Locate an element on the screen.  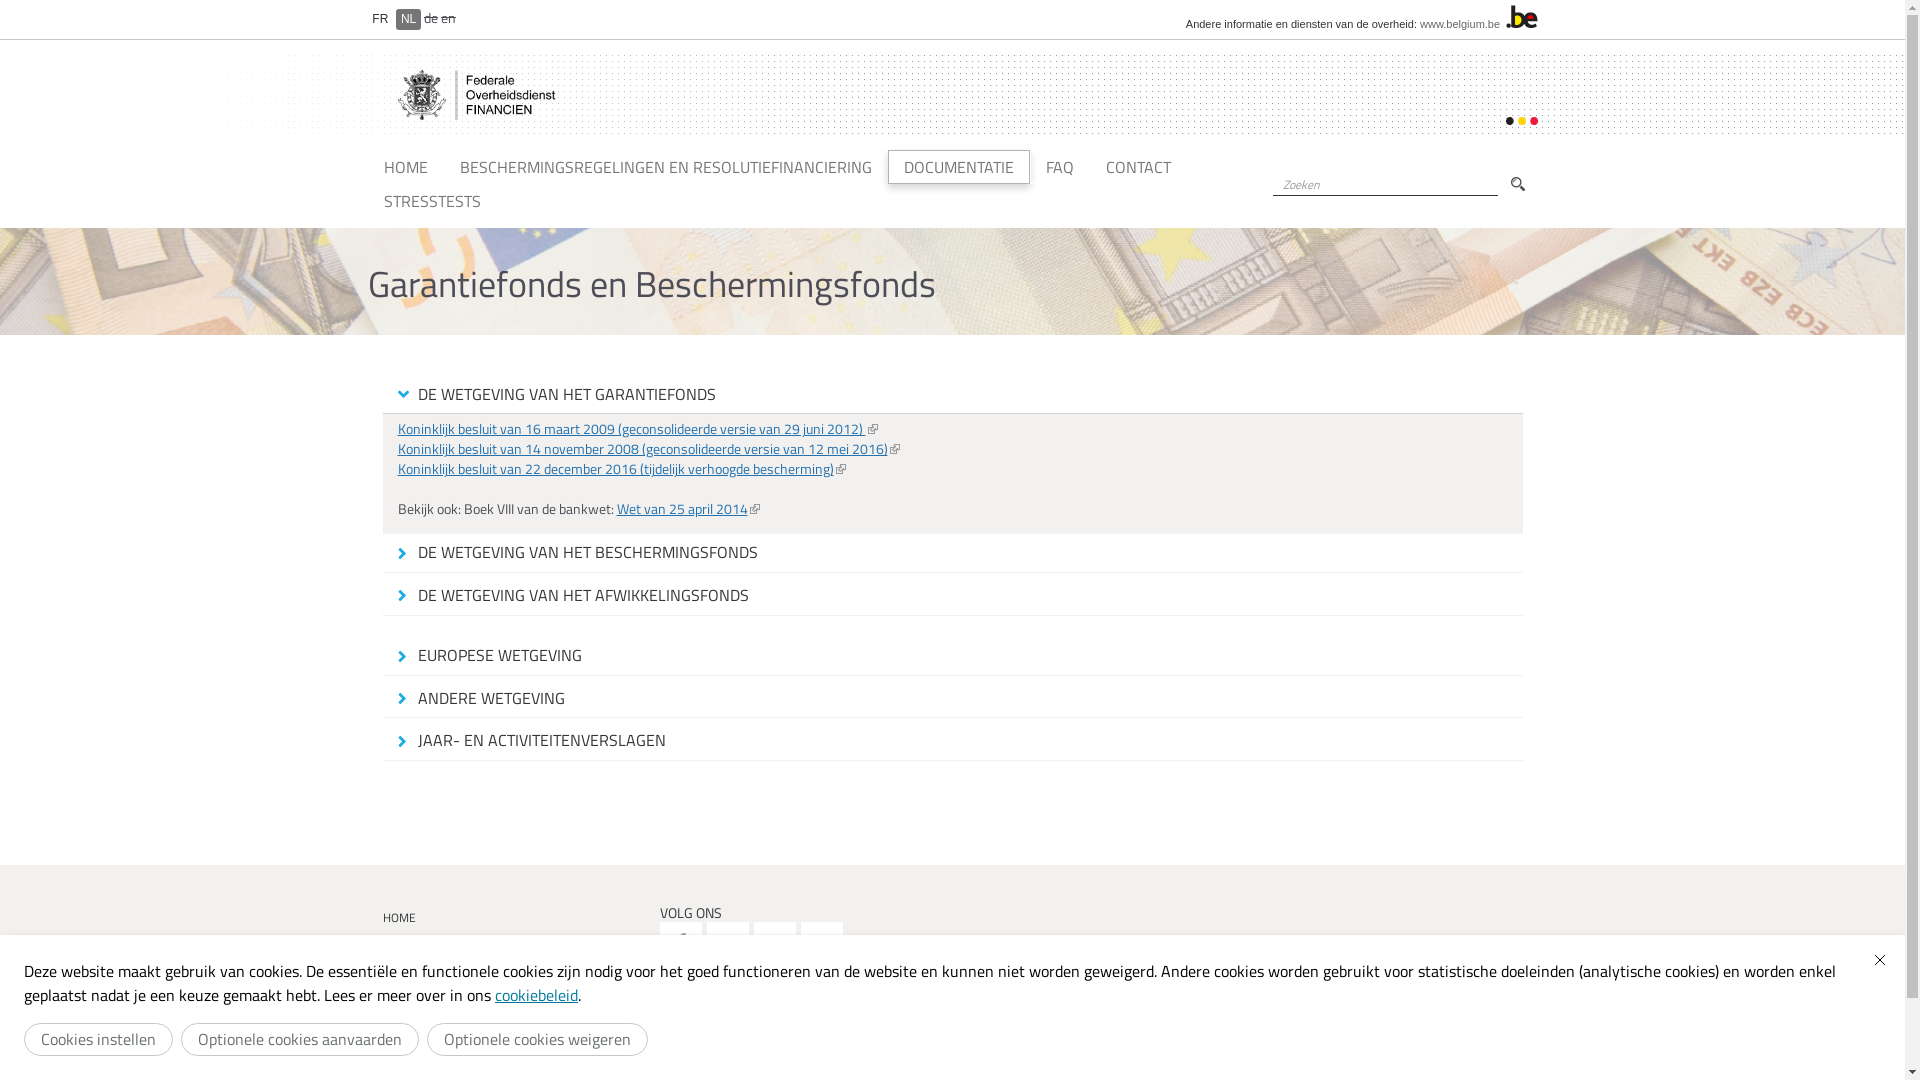
'Wet van 25 april 2014 is located at coordinates (687, 507).